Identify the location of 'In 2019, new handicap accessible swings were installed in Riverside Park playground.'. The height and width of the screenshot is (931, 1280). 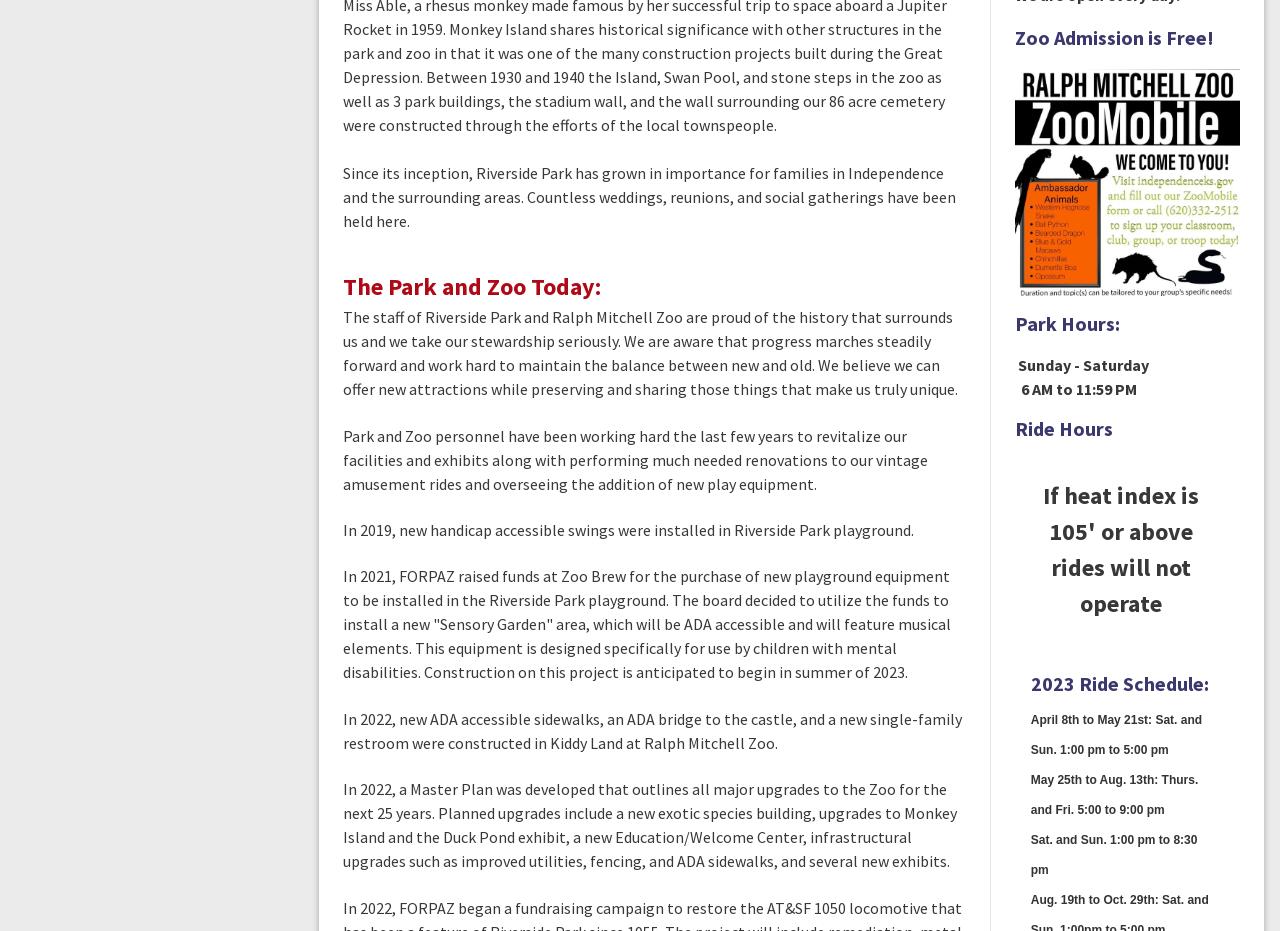
(343, 530).